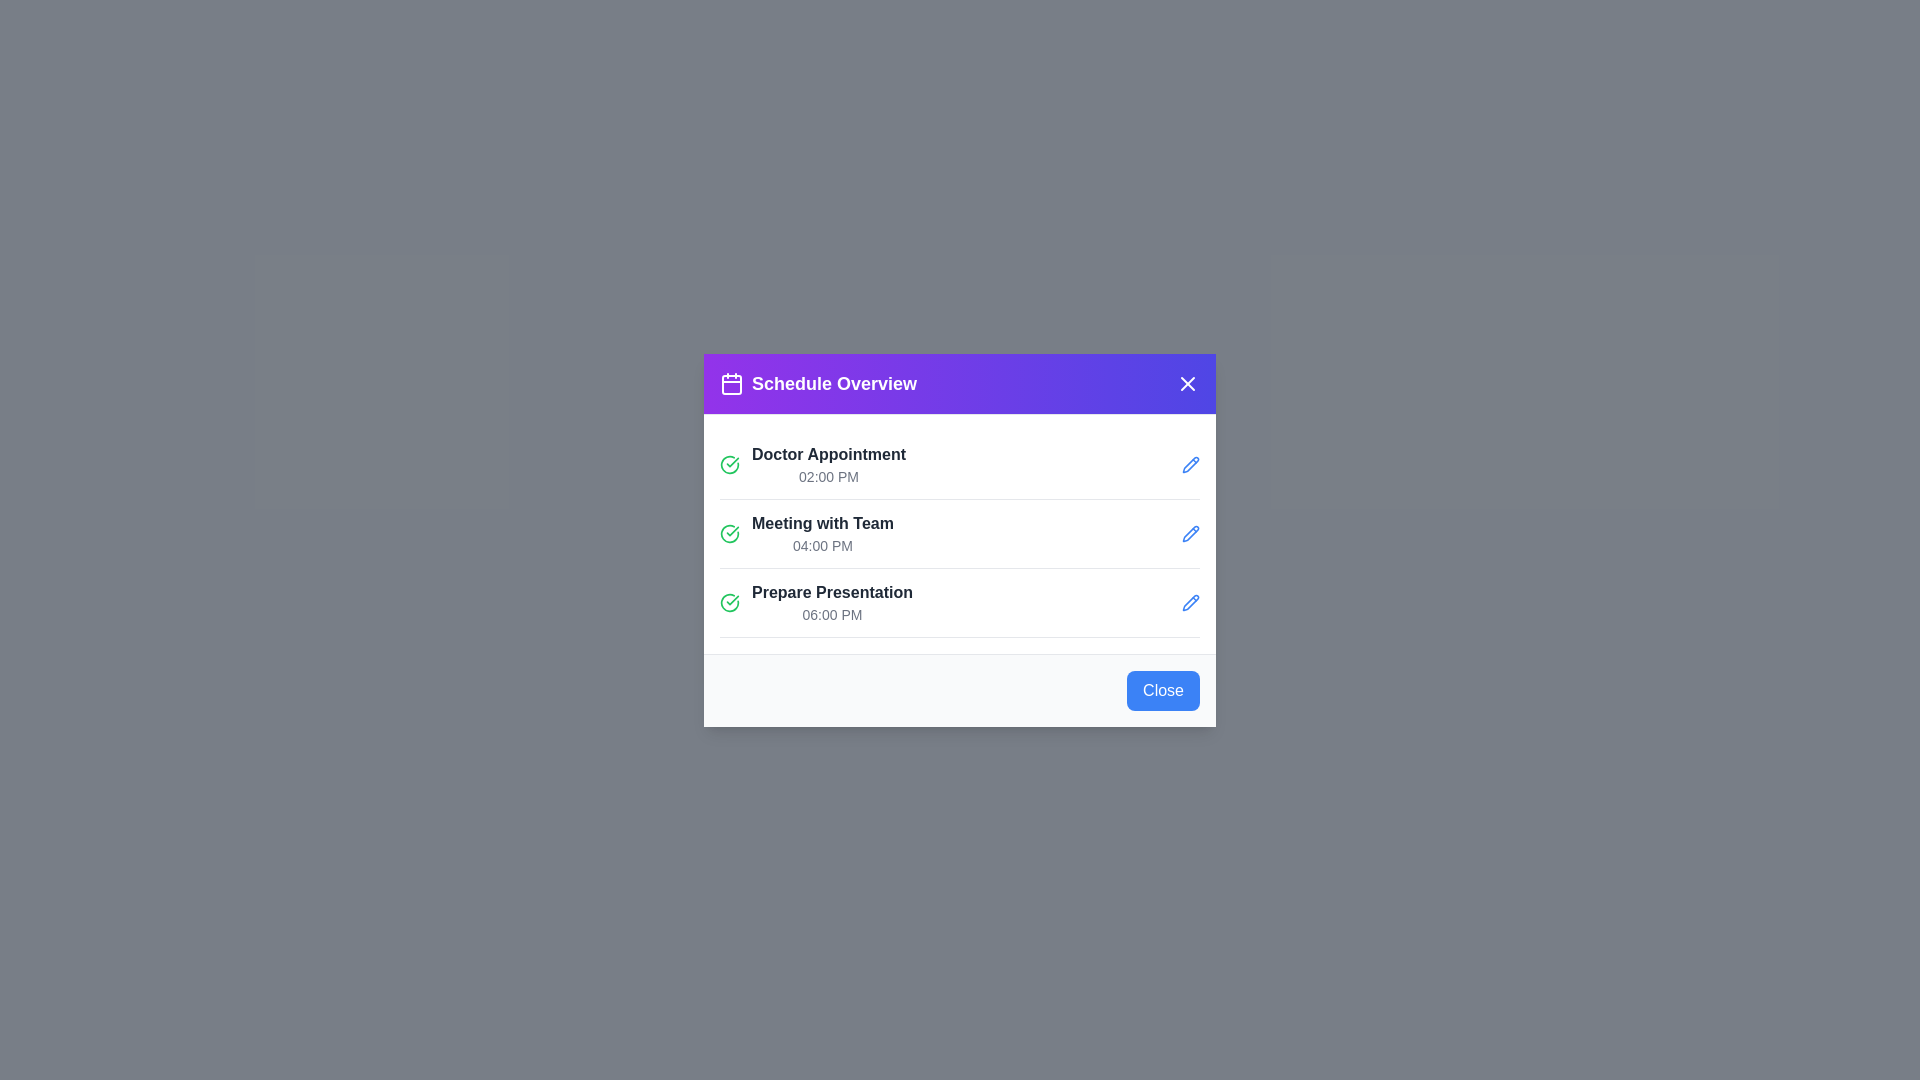 The width and height of the screenshot is (1920, 1080). I want to click on the edit button located on the far-right side of the 'Prepare Presentation' entry at '06:00 PM' in the schedule overview dialog for keyboard navigation, so click(1190, 601).